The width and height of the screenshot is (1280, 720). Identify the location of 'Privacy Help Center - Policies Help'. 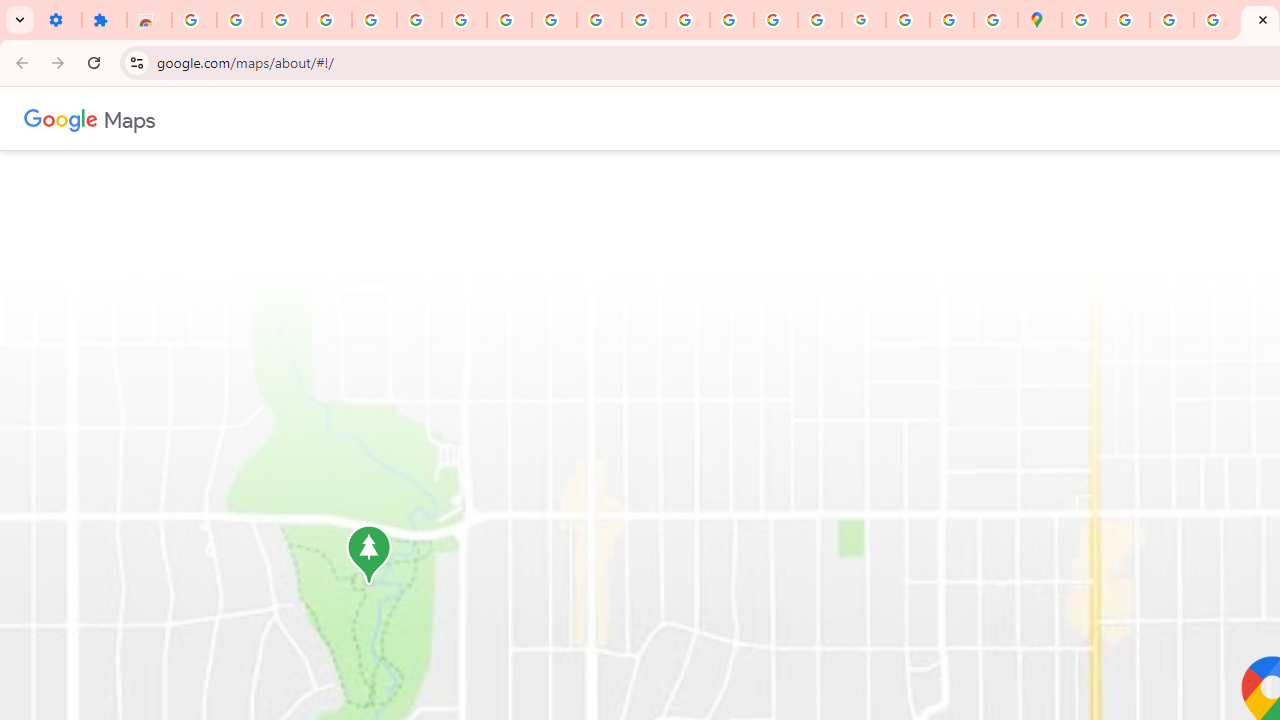
(688, 20).